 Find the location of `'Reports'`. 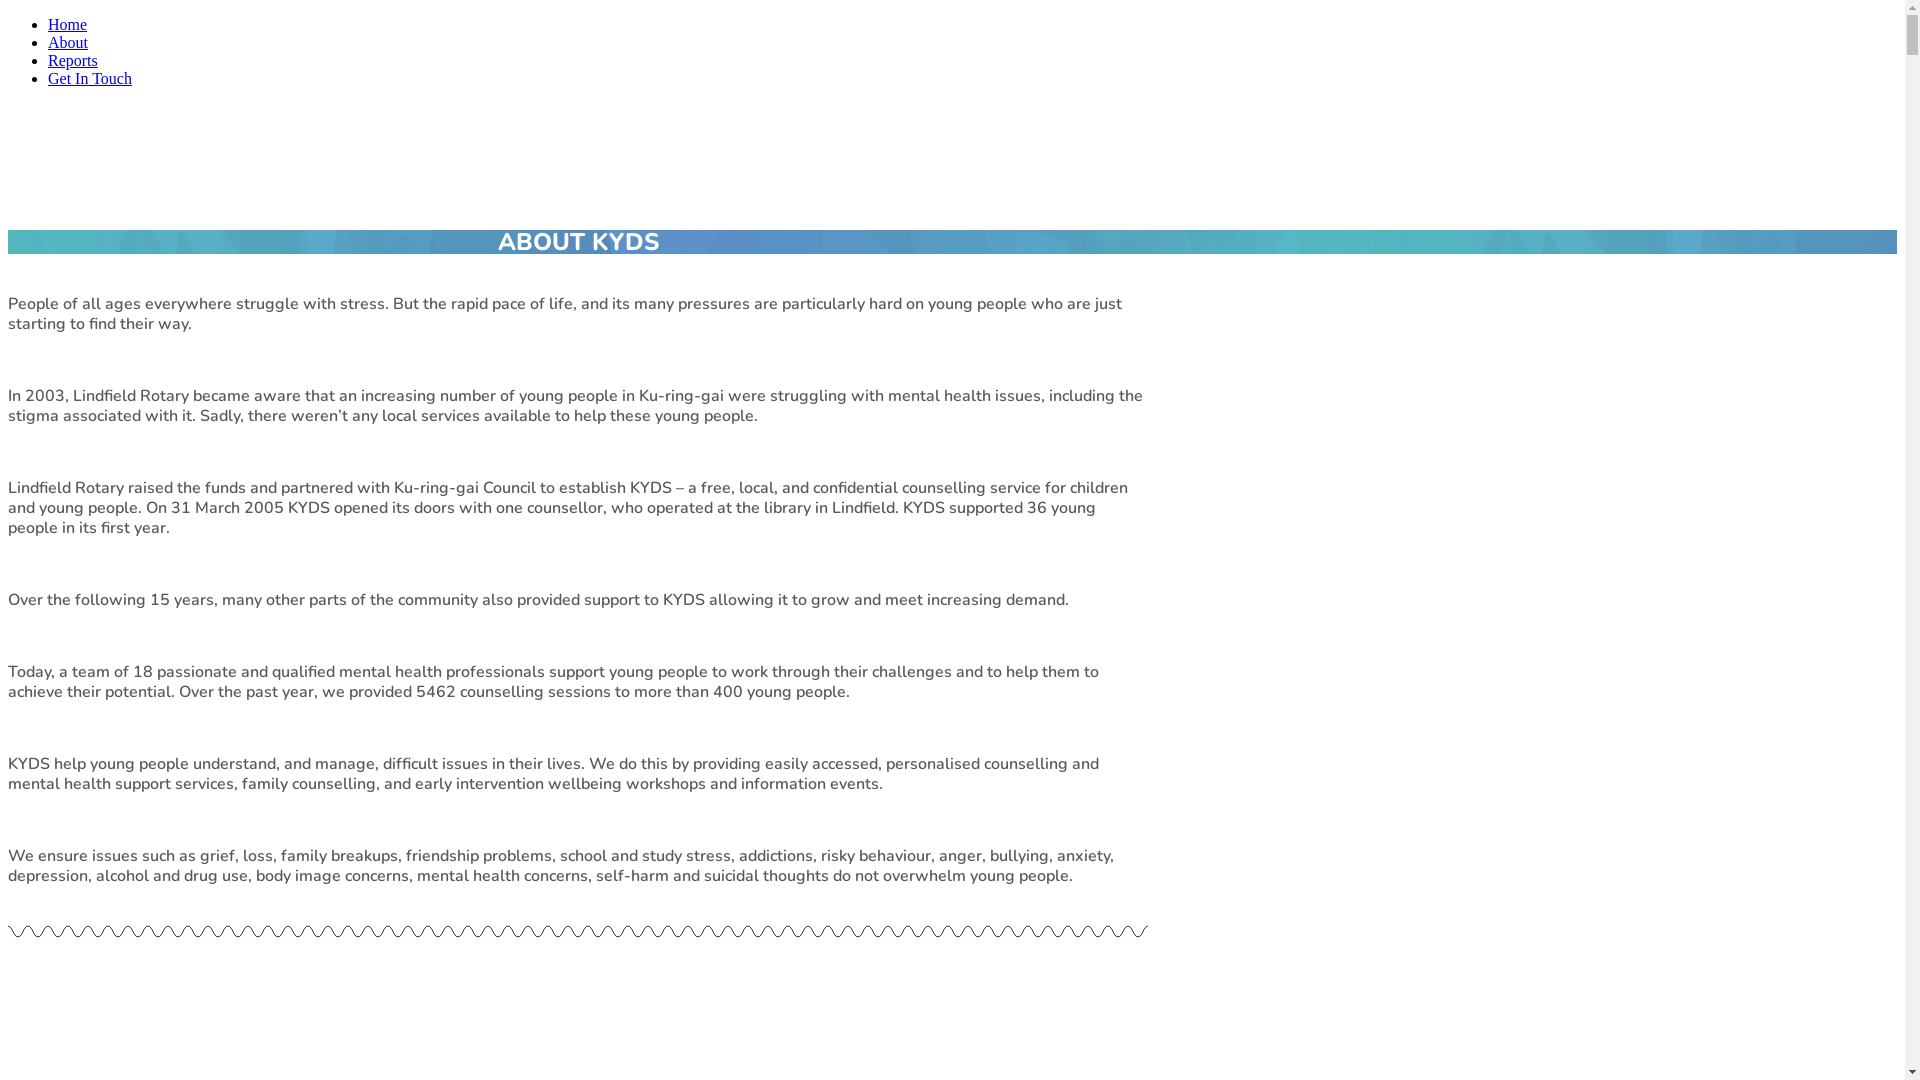

'Reports' is located at coordinates (48, 59).